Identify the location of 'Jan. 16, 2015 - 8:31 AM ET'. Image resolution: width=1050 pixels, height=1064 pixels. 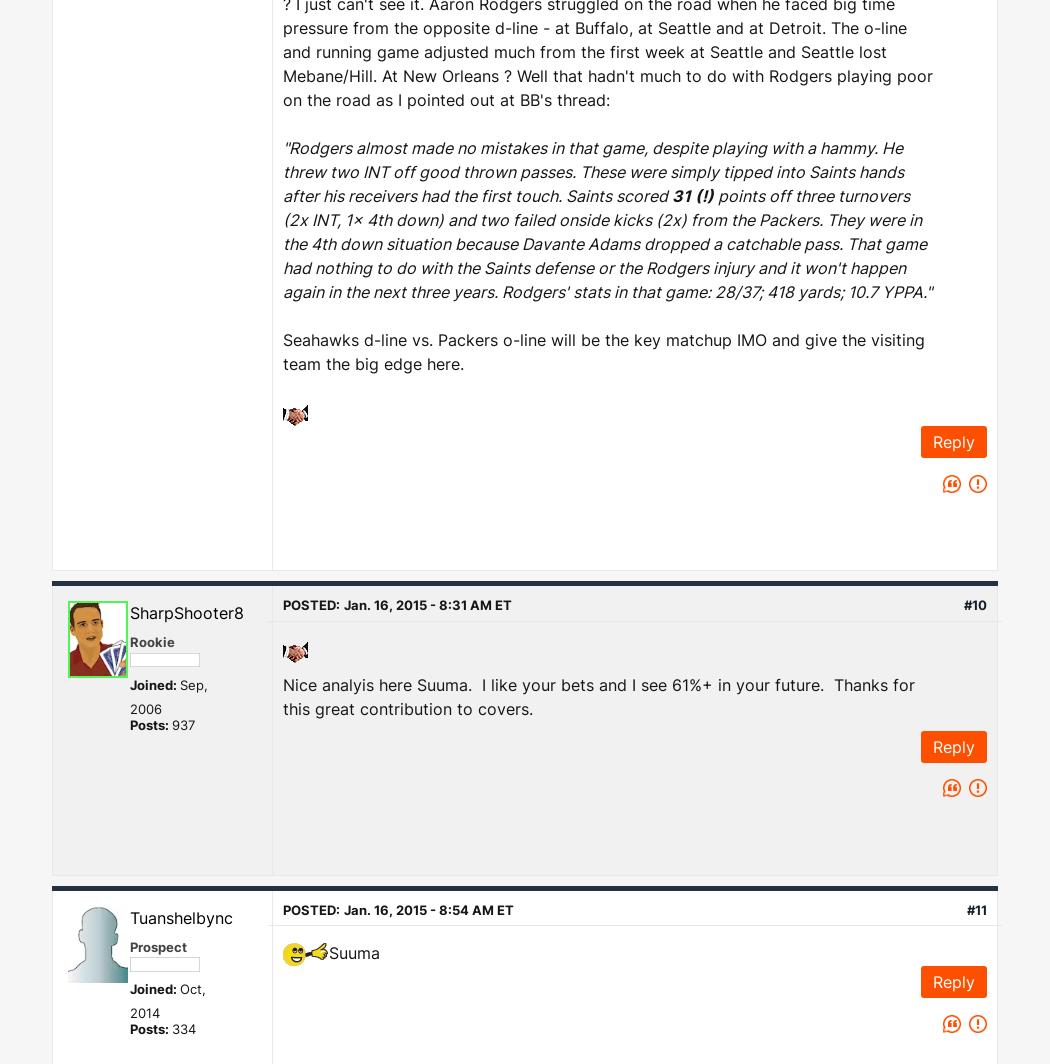
(426, 604).